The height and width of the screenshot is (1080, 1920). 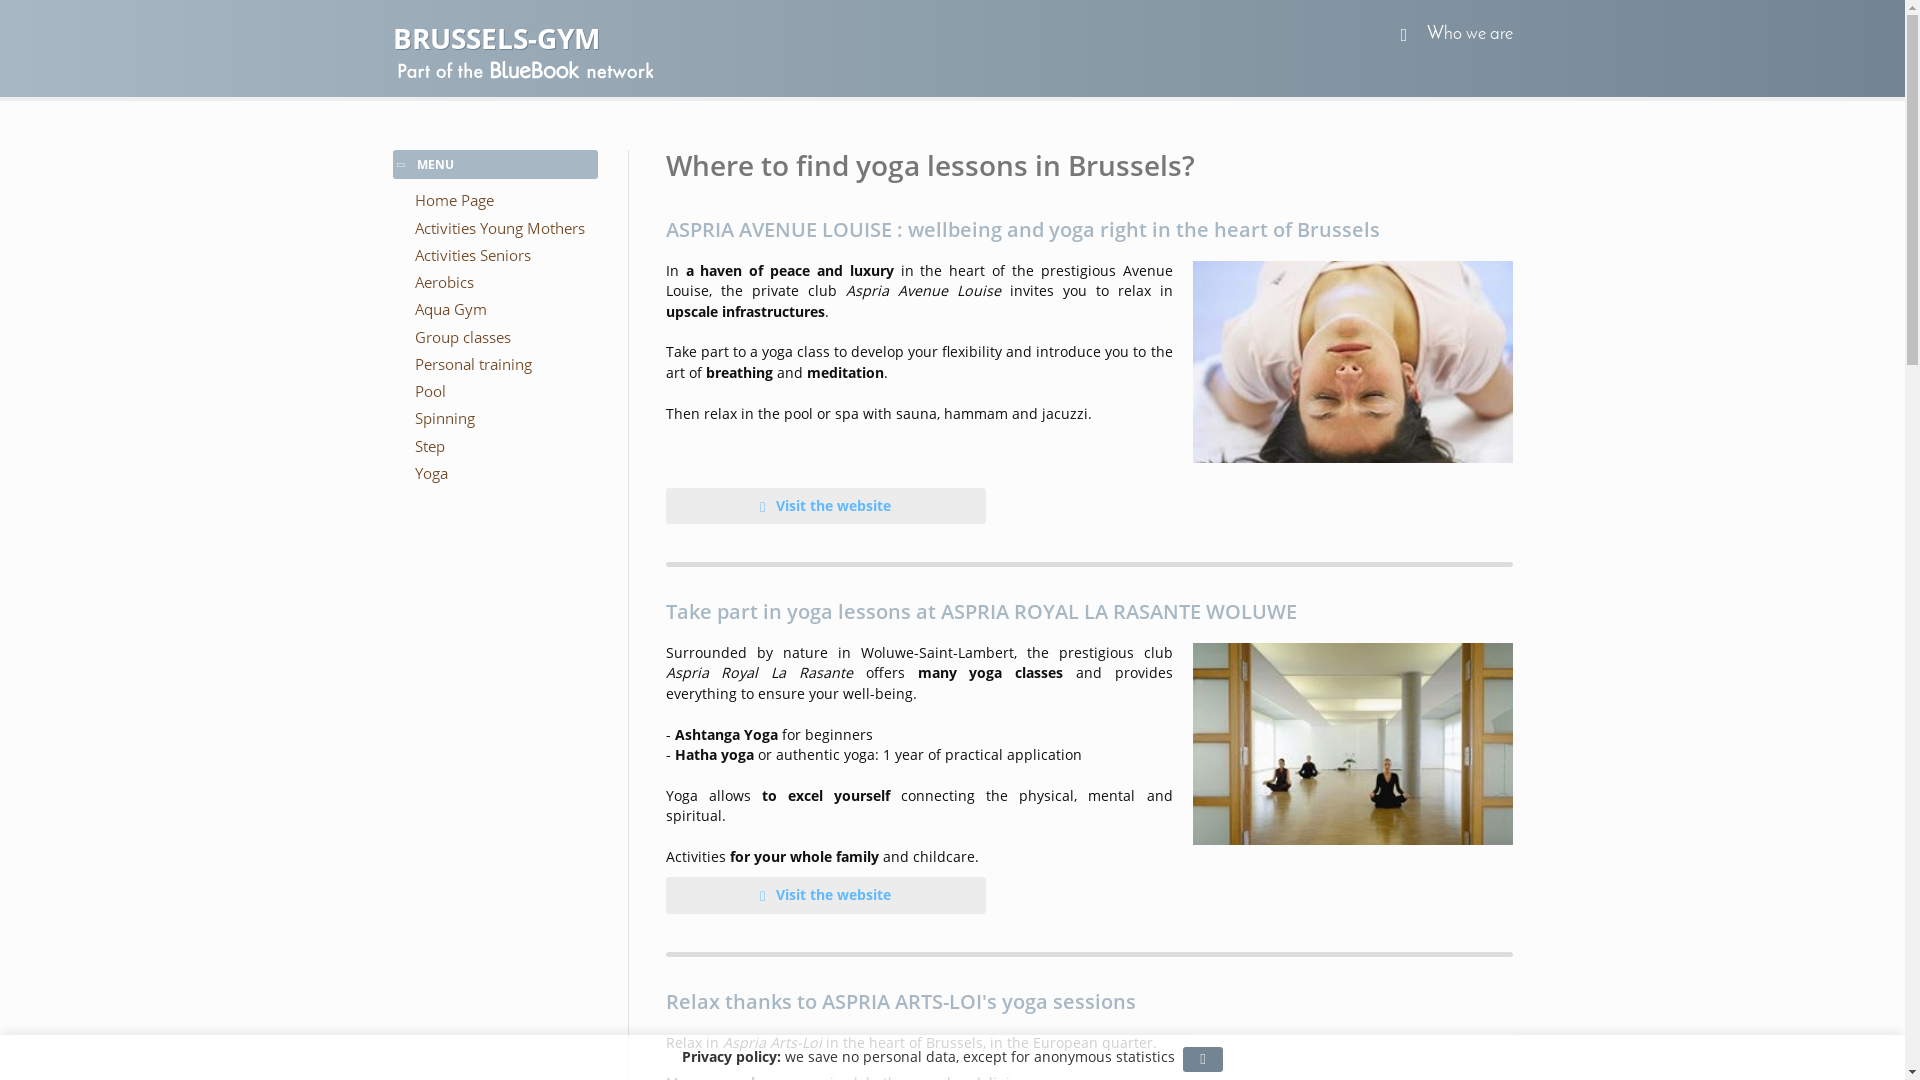 I want to click on 'Visit the website', so click(x=825, y=504).